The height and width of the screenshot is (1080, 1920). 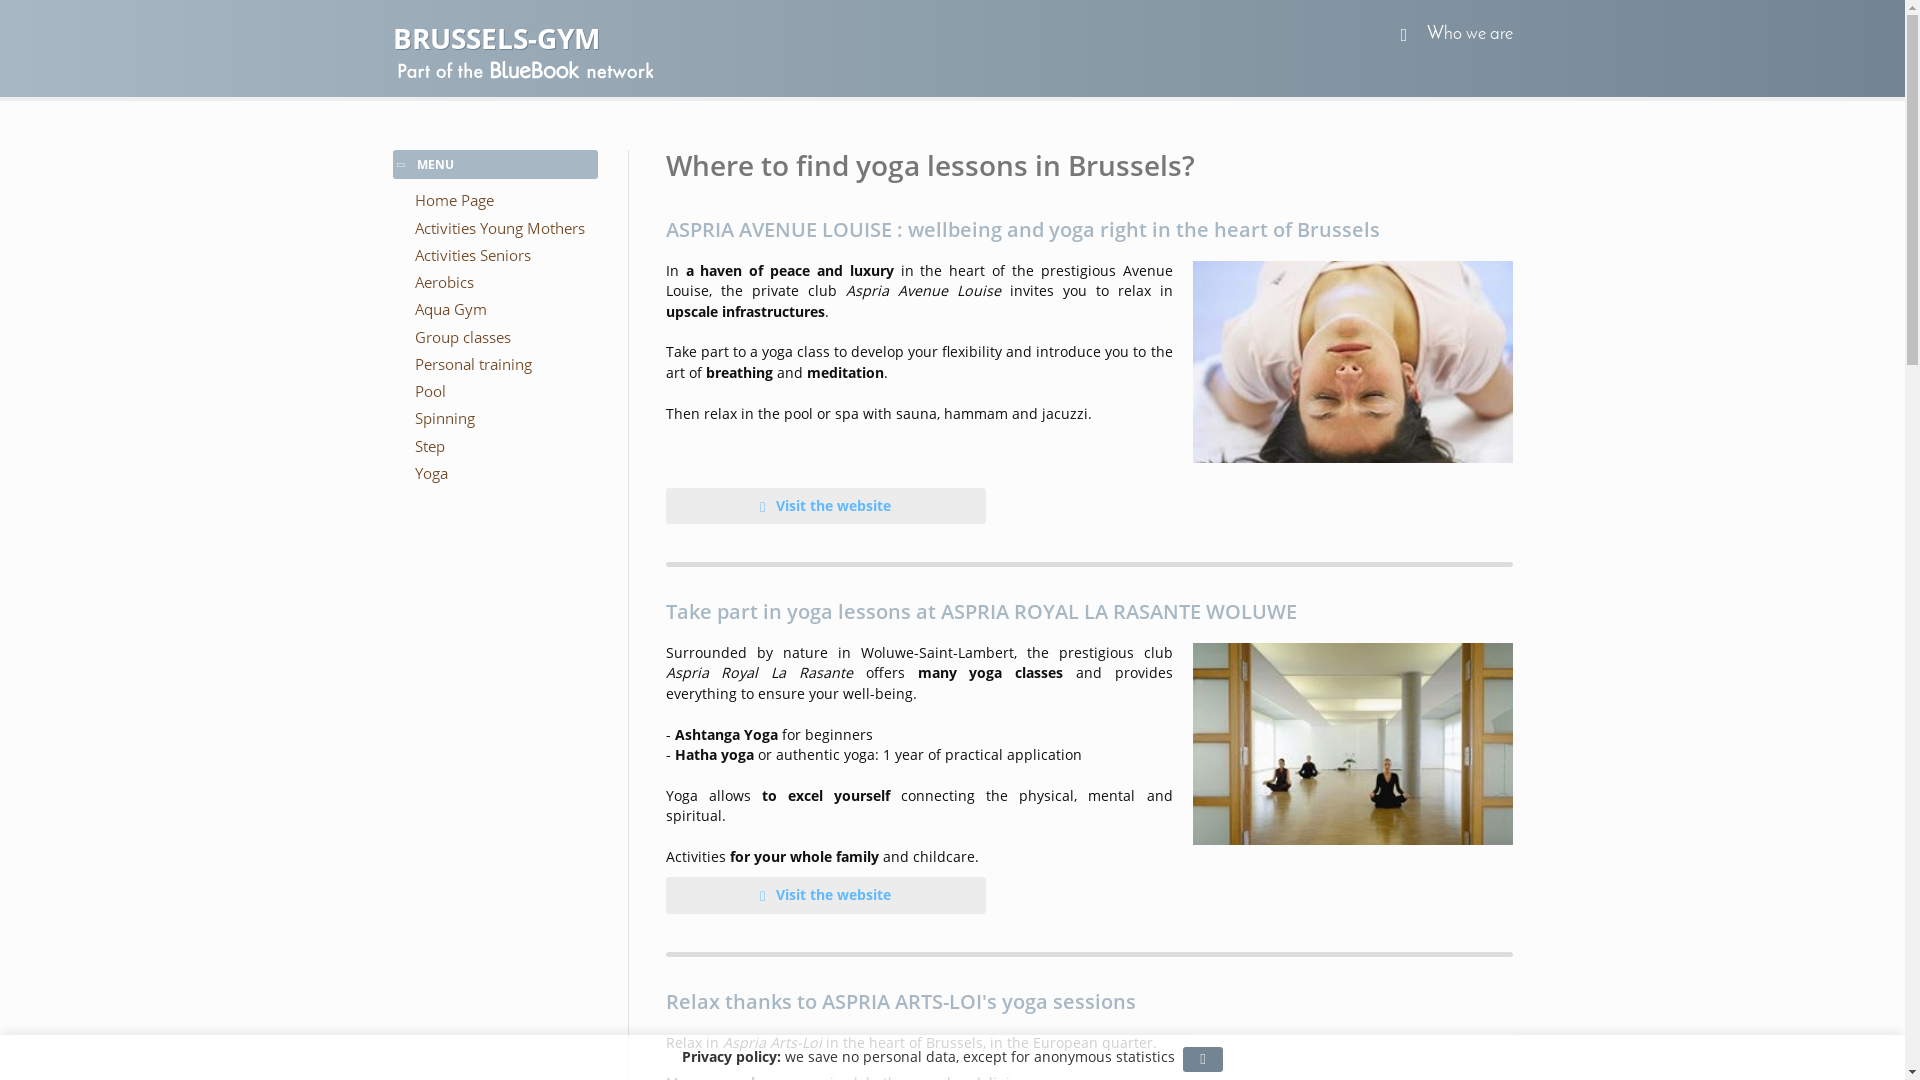 I want to click on 'Visit the website', so click(x=825, y=504).